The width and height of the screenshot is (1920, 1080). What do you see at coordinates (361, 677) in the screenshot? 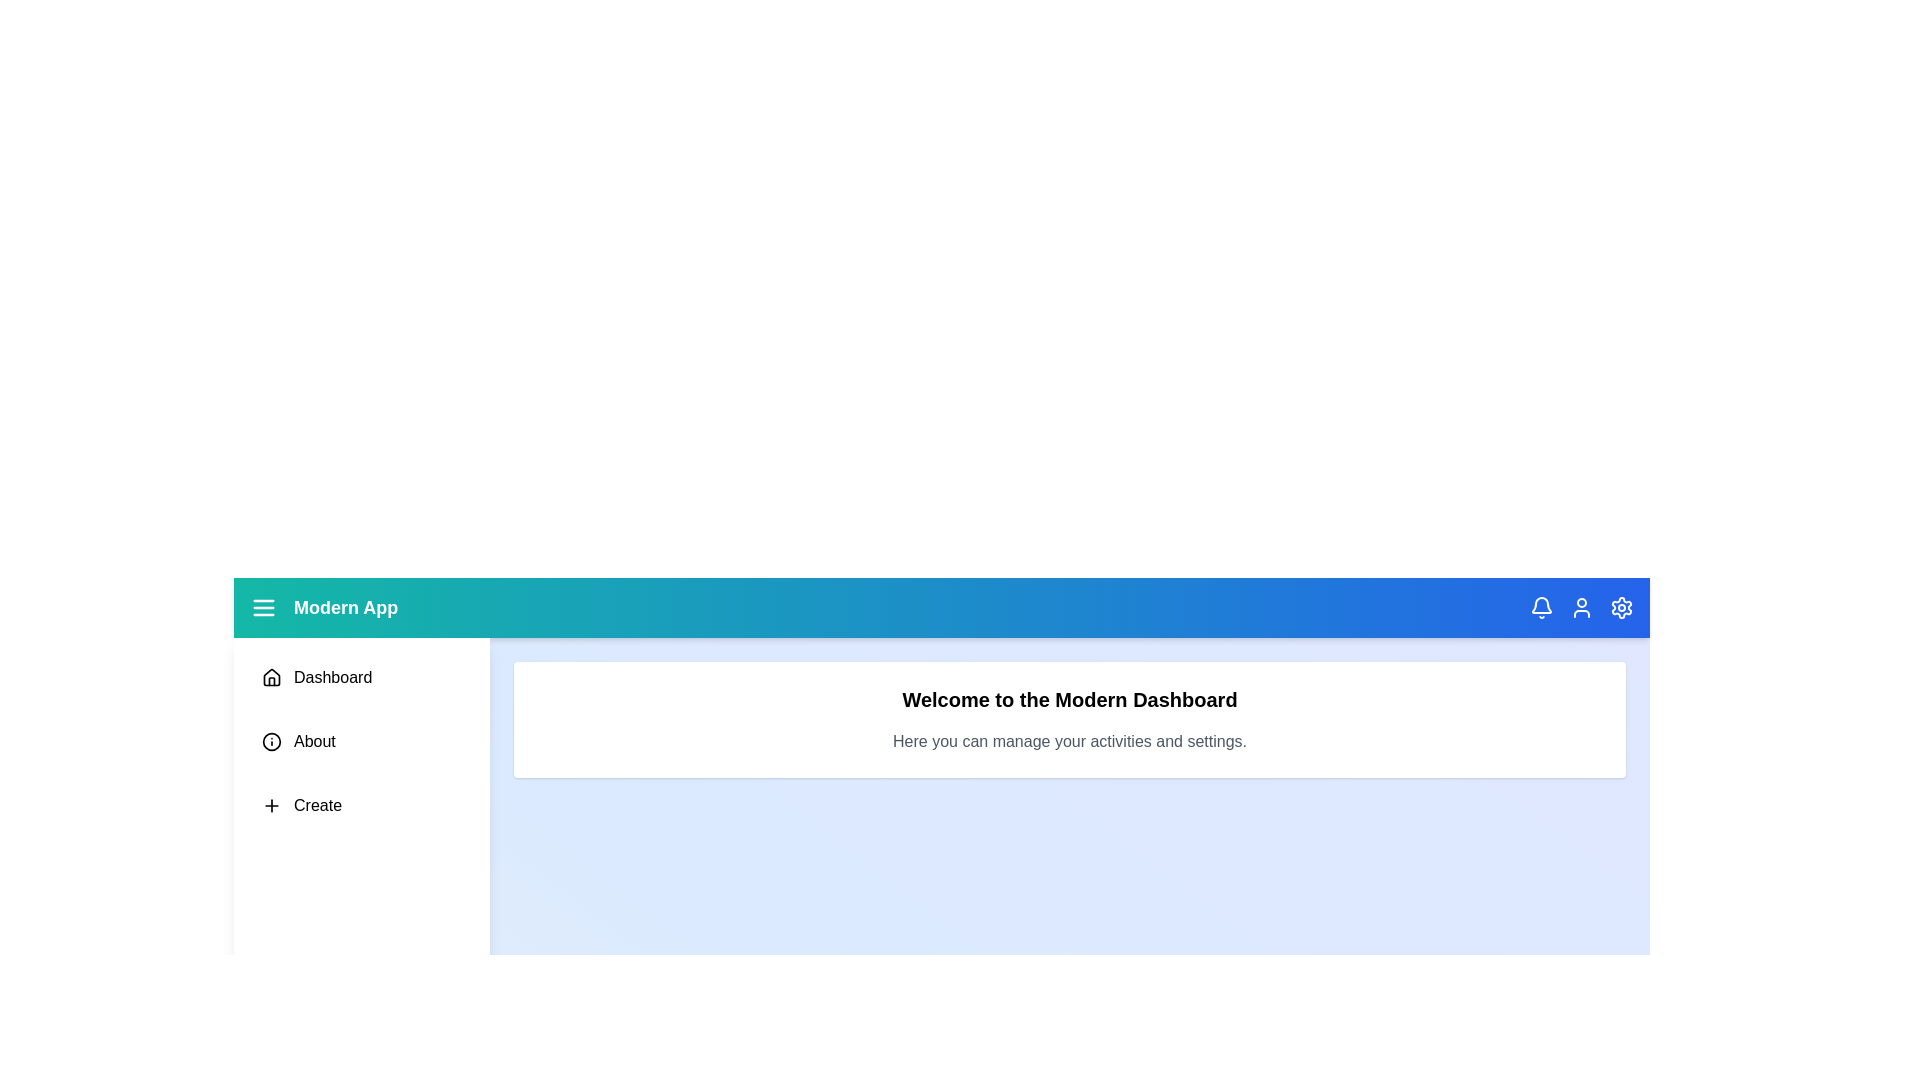
I see `the menu item Dashboard from the sidebar` at bounding box center [361, 677].